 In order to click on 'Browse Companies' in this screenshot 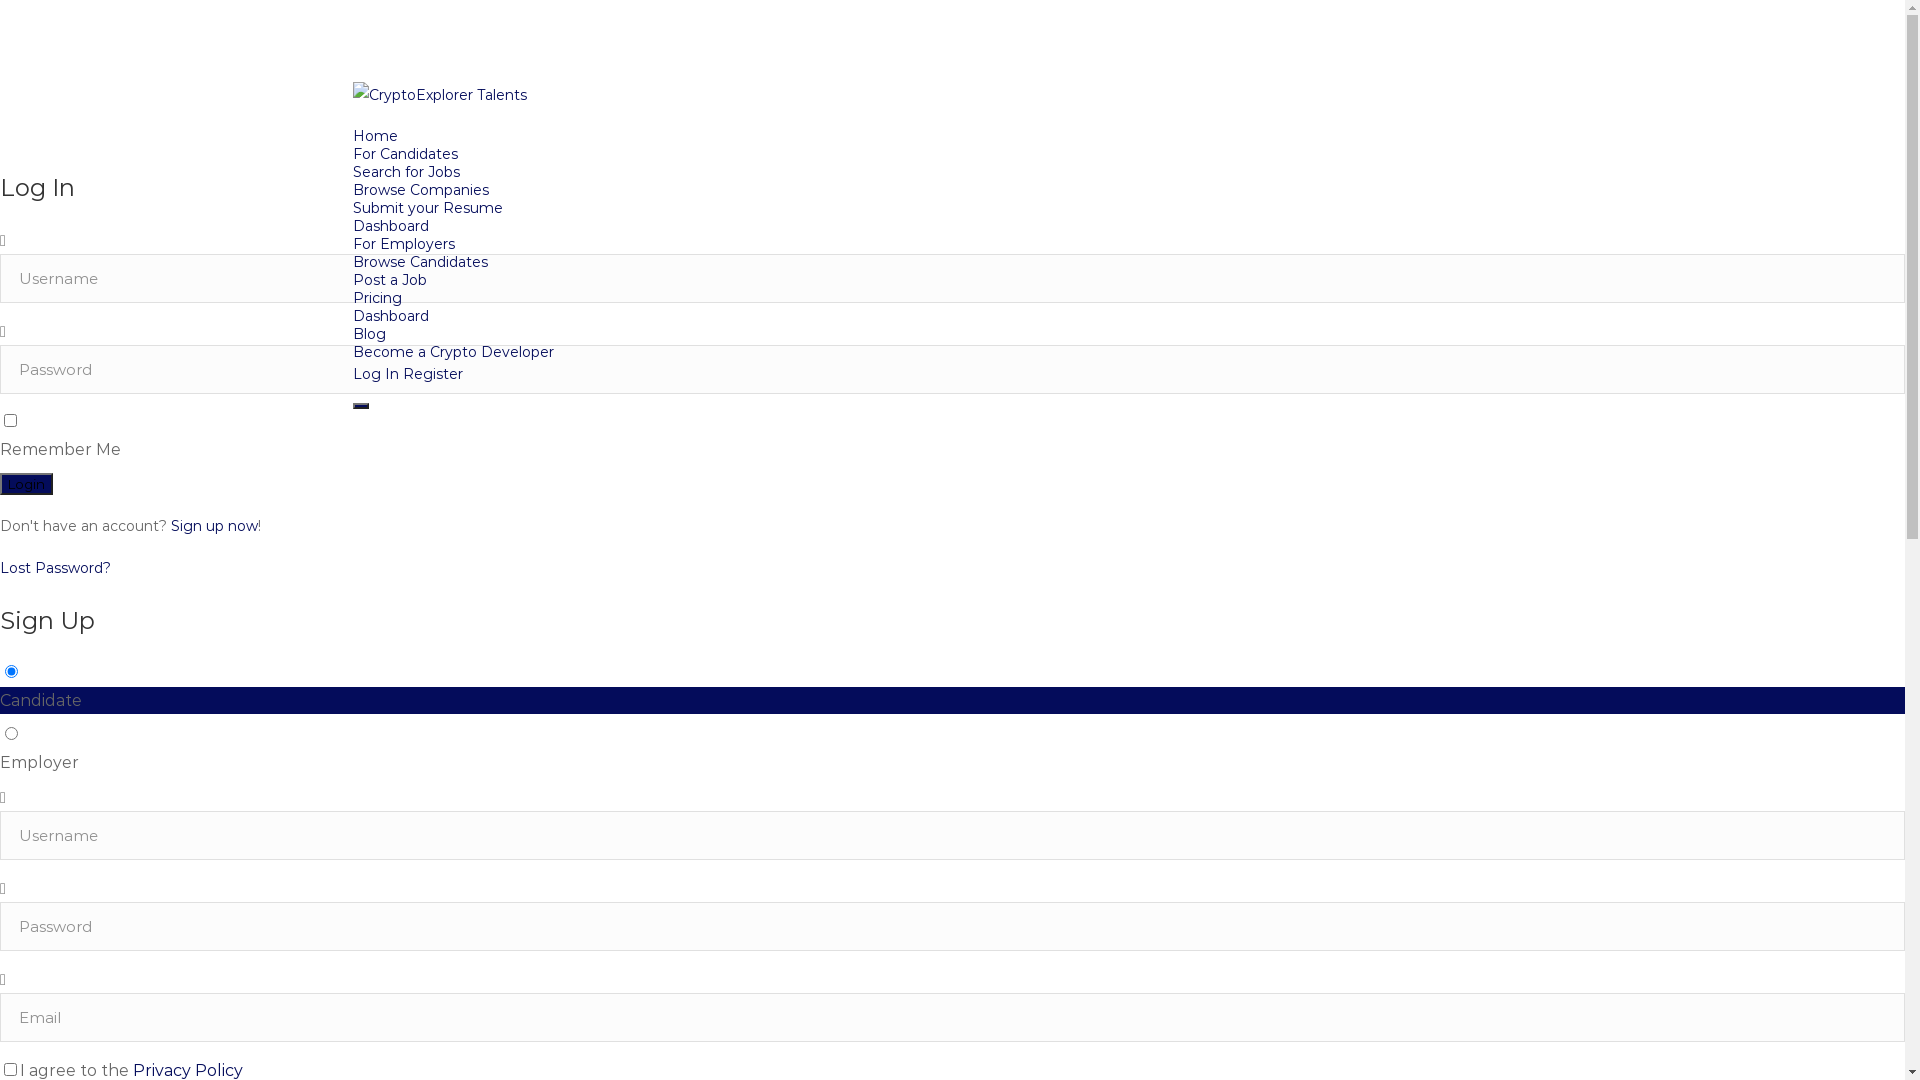, I will do `click(419, 189)`.